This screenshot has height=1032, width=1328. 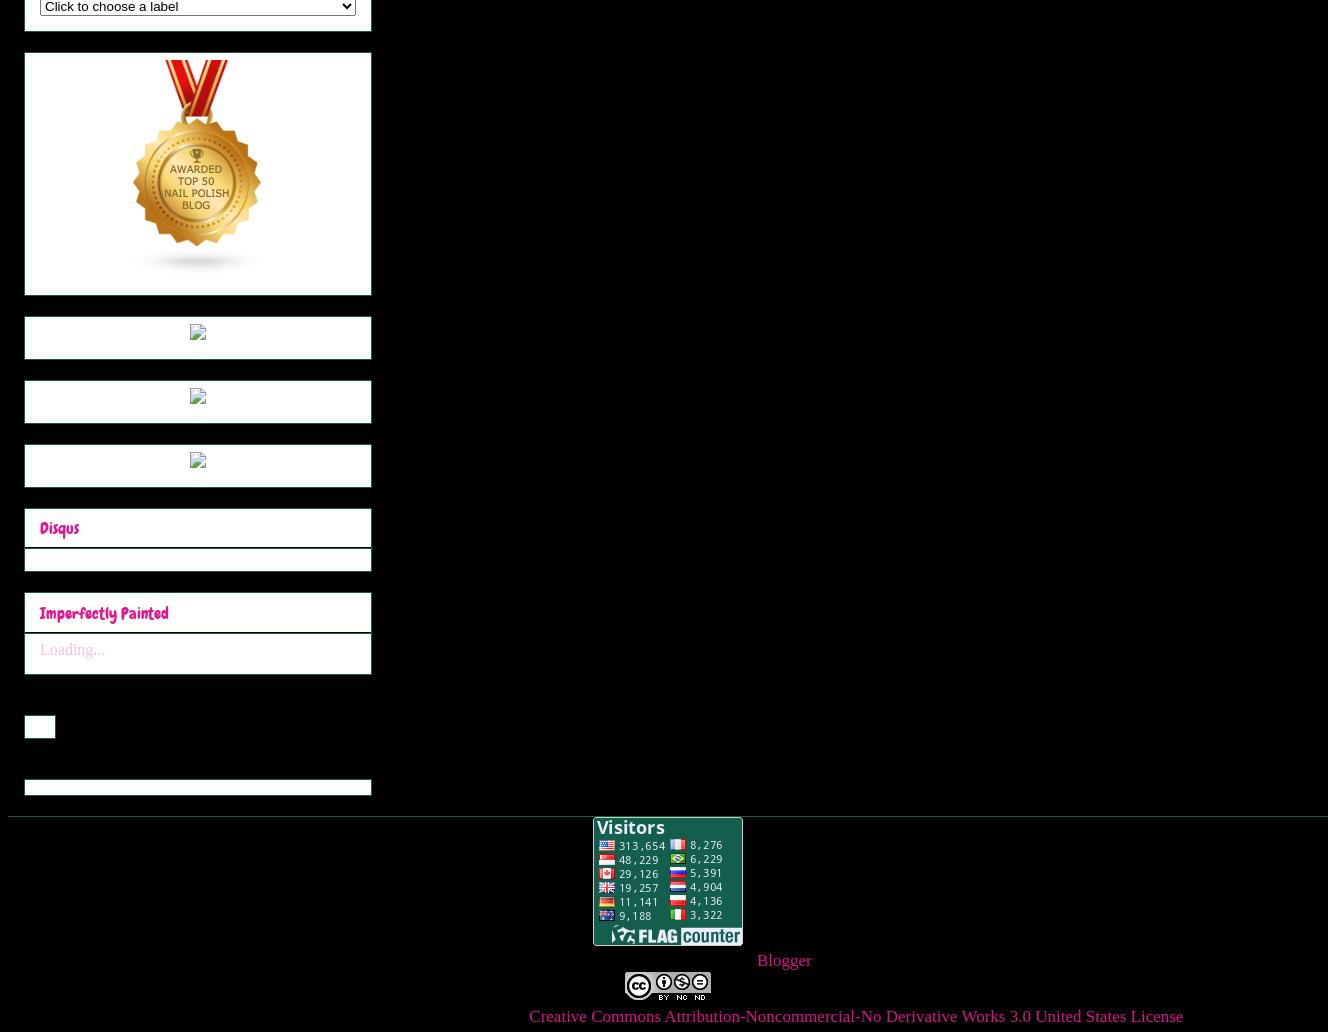 I want to click on 'Disqus', so click(x=59, y=528).